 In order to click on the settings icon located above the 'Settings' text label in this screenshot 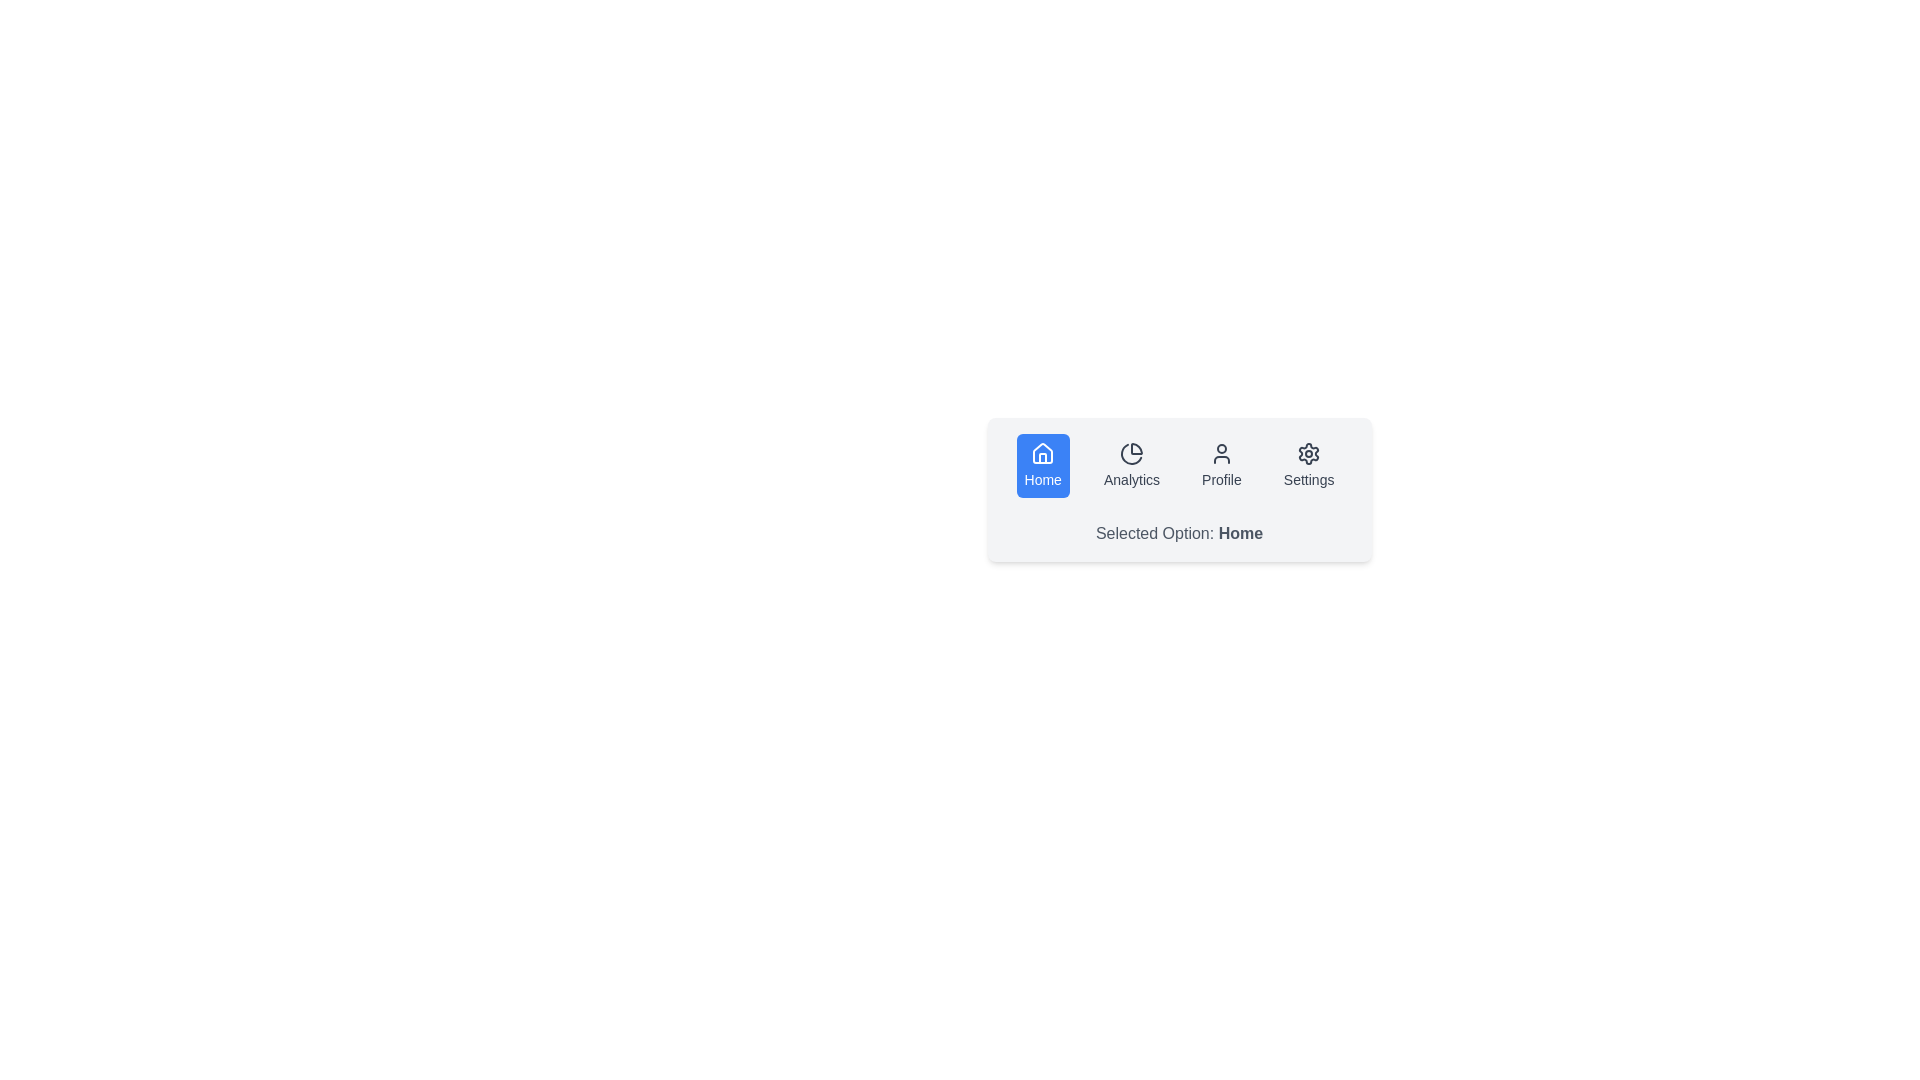, I will do `click(1309, 454)`.